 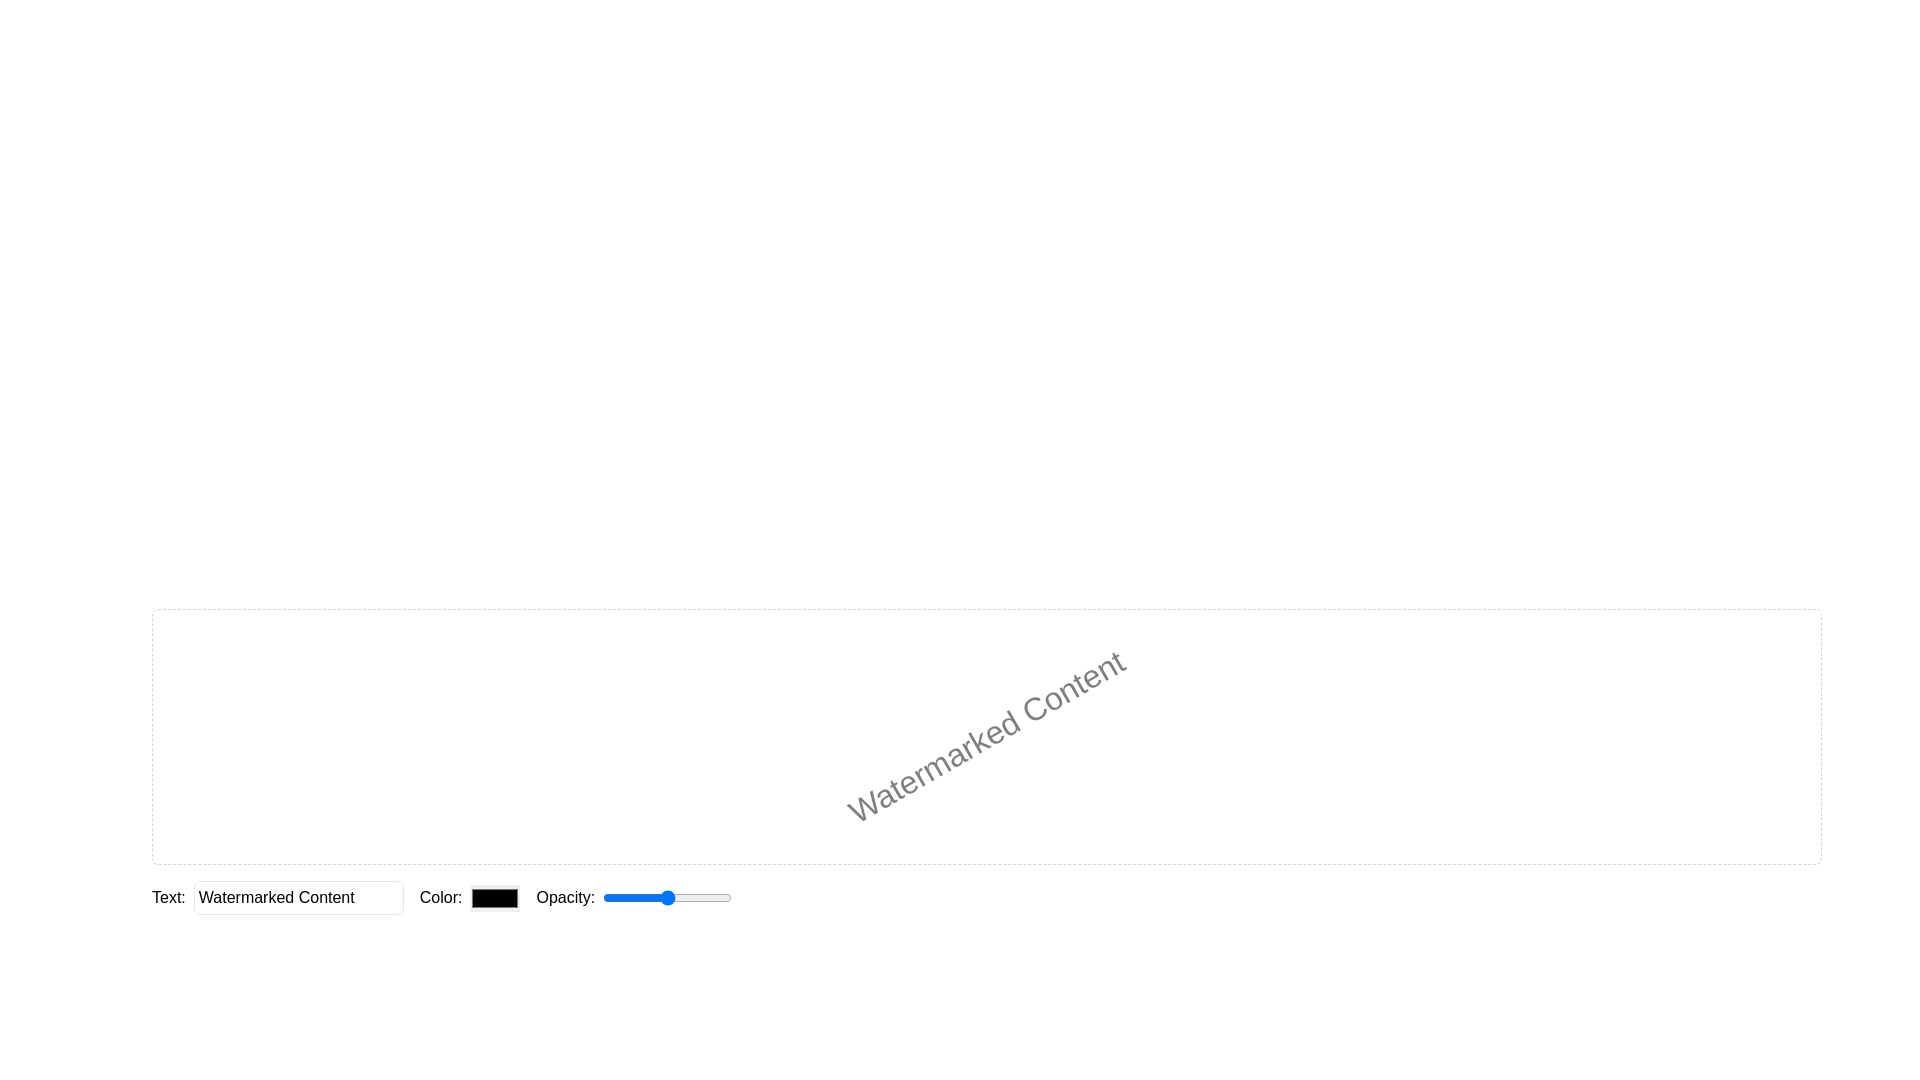 What do you see at coordinates (469, 897) in the screenshot?
I see `the Color input field labeled 'Color:' which displays the currently selected color, black` at bounding box center [469, 897].